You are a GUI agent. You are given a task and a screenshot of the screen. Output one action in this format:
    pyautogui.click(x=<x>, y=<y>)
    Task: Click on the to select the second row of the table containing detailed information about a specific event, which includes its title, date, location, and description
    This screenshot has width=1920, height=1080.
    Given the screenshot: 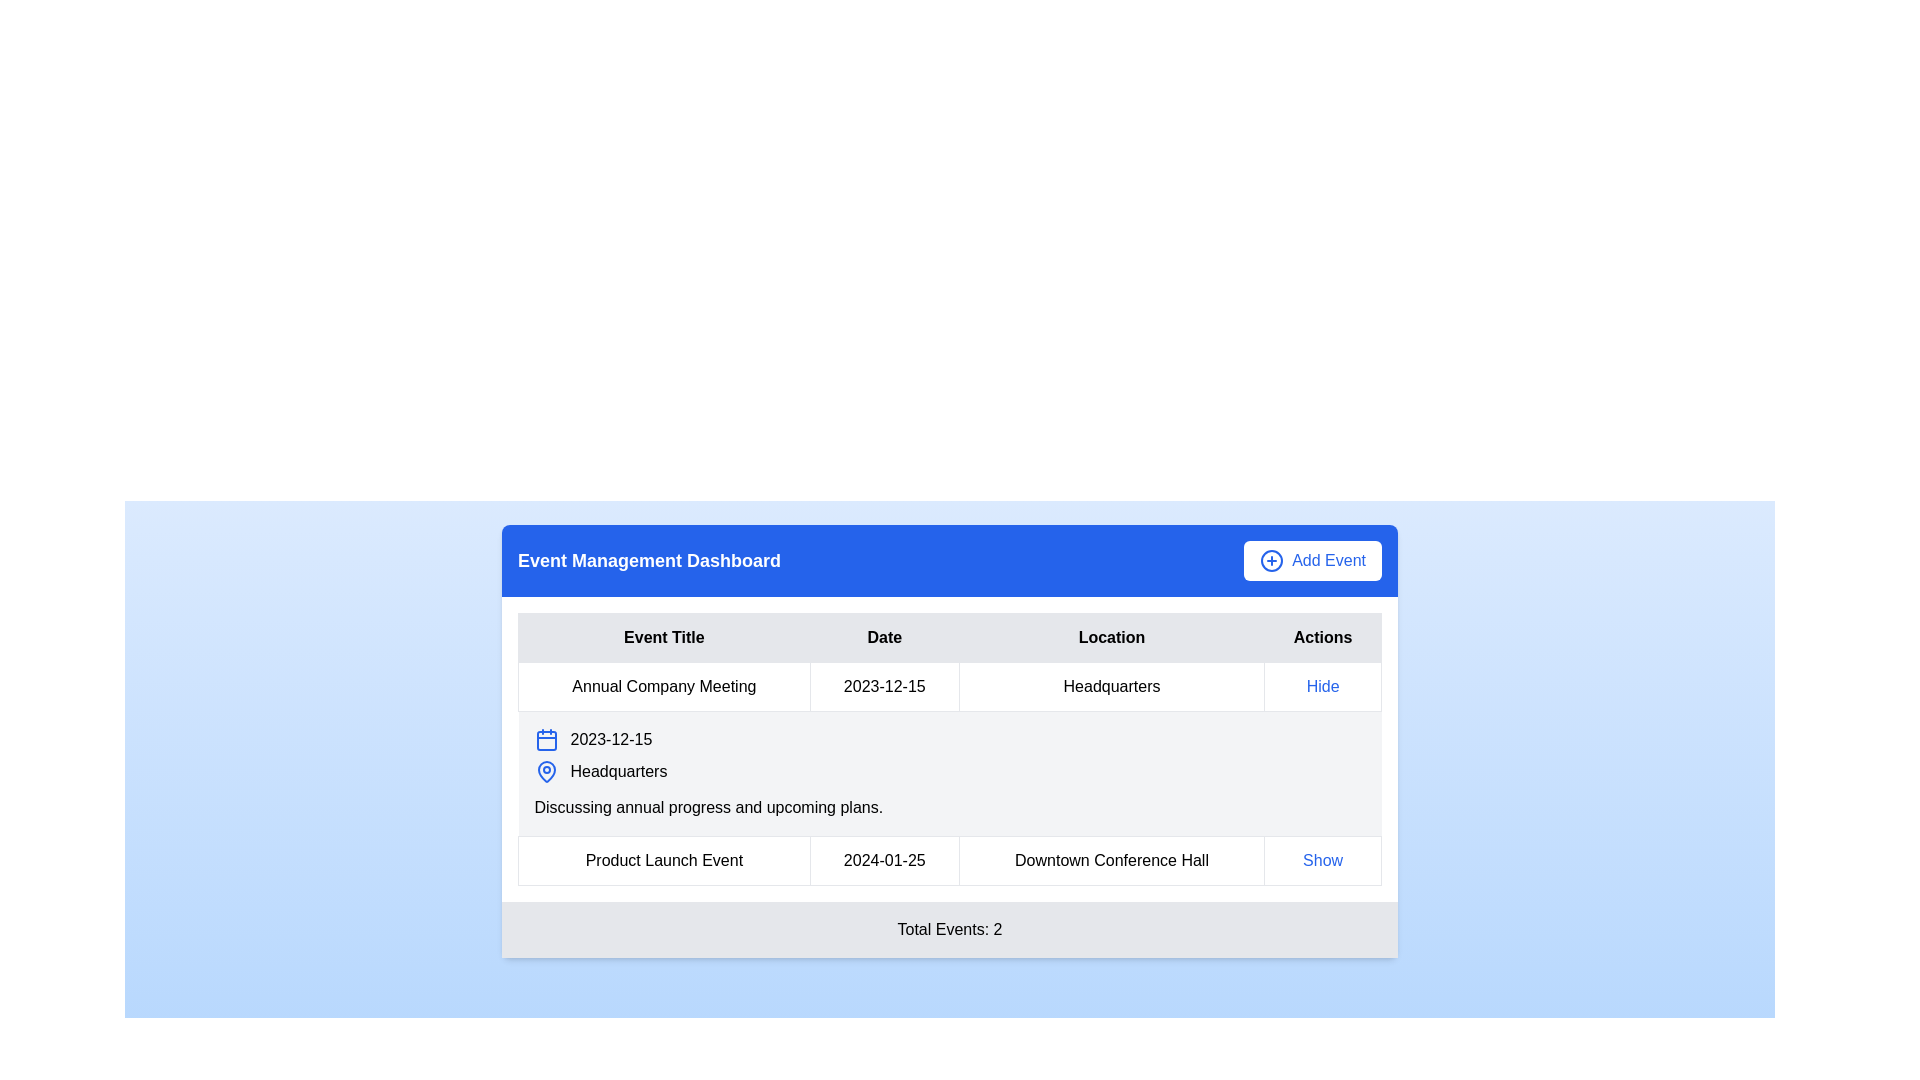 What is the action you would take?
    pyautogui.click(x=949, y=773)
    